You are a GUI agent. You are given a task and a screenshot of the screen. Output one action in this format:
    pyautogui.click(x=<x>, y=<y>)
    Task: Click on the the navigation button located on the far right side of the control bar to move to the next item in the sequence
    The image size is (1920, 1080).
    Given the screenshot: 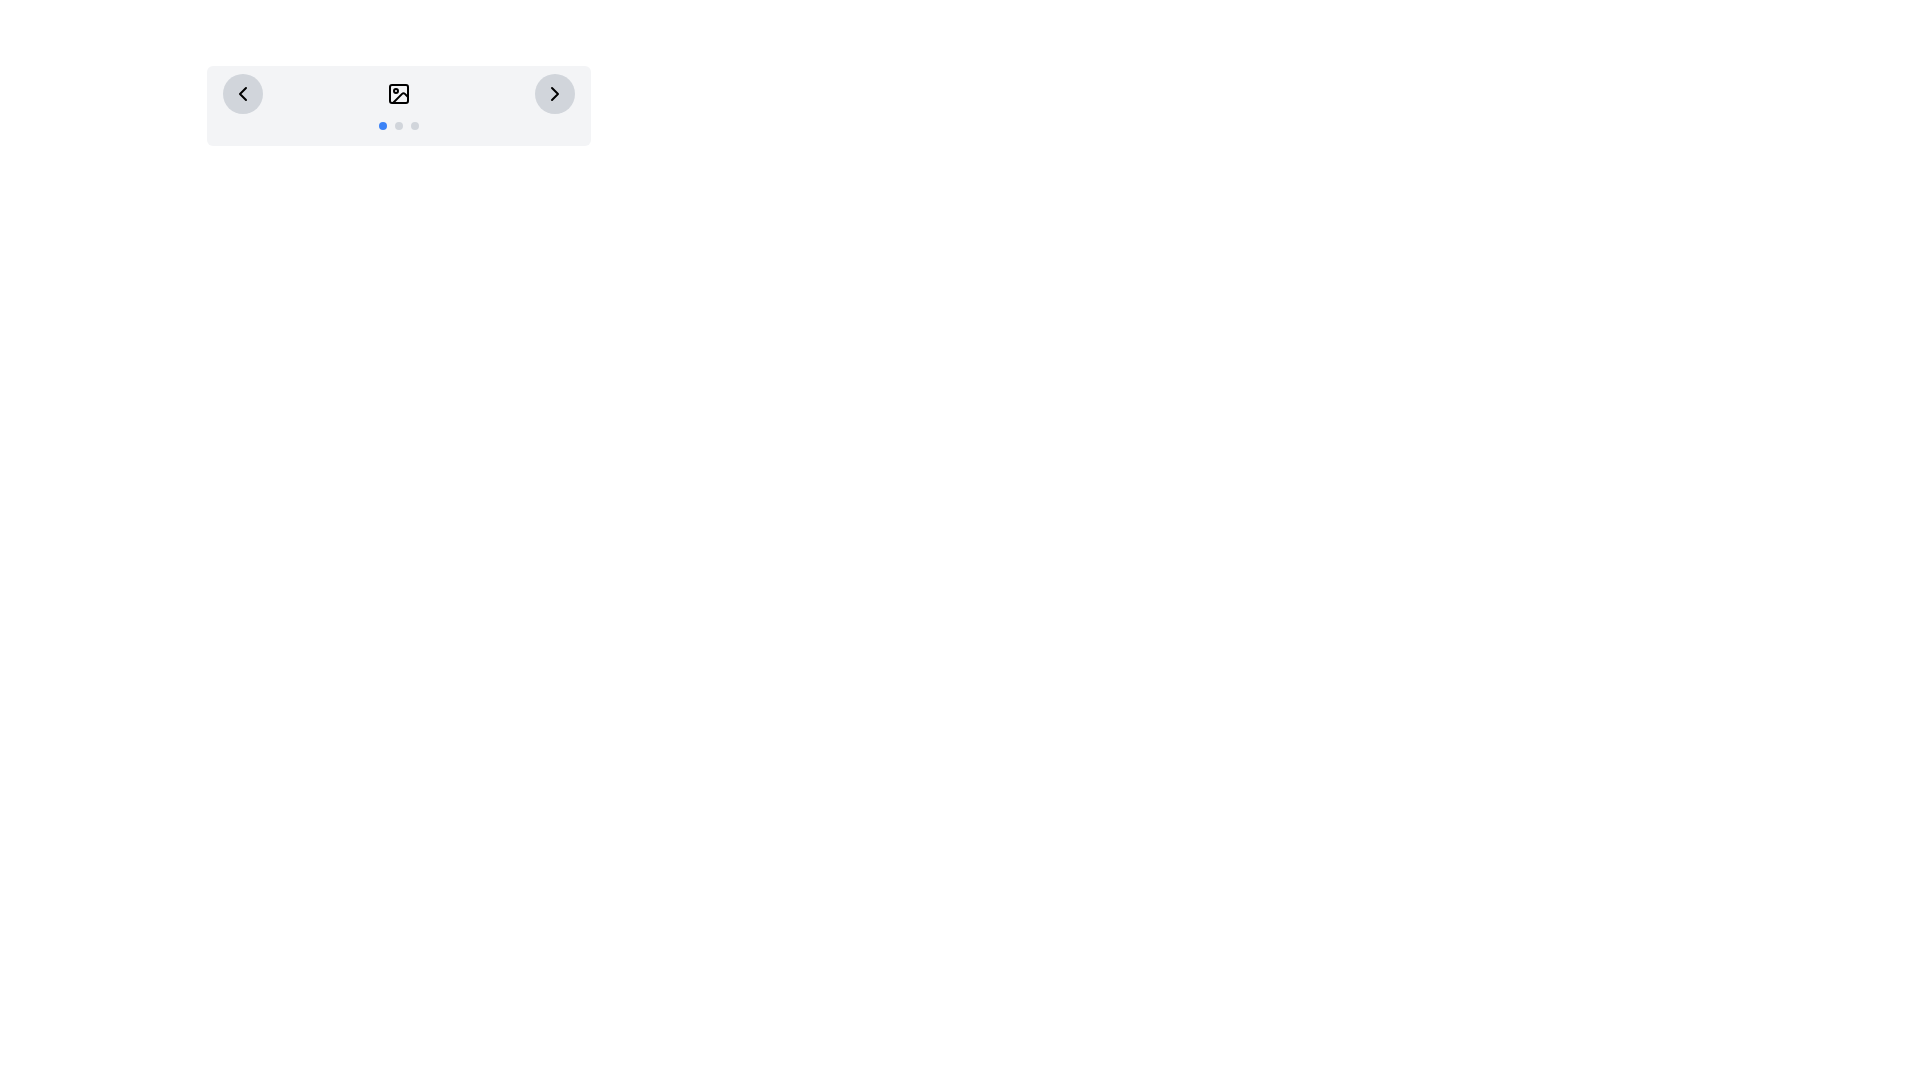 What is the action you would take?
    pyautogui.click(x=554, y=93)
    